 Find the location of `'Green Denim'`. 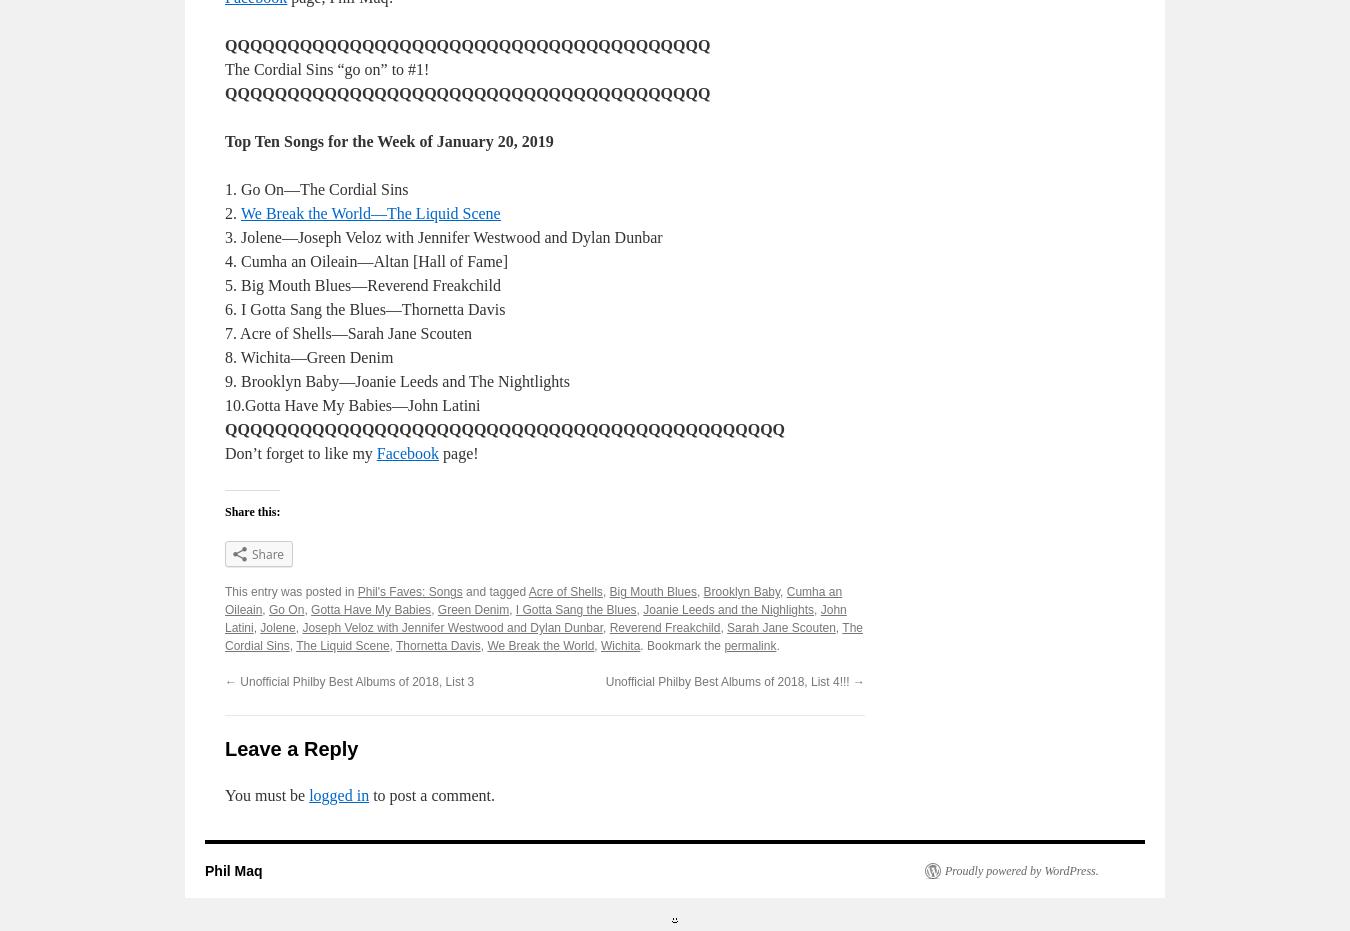

'Green Denim' is located at coordinates (472, 609).